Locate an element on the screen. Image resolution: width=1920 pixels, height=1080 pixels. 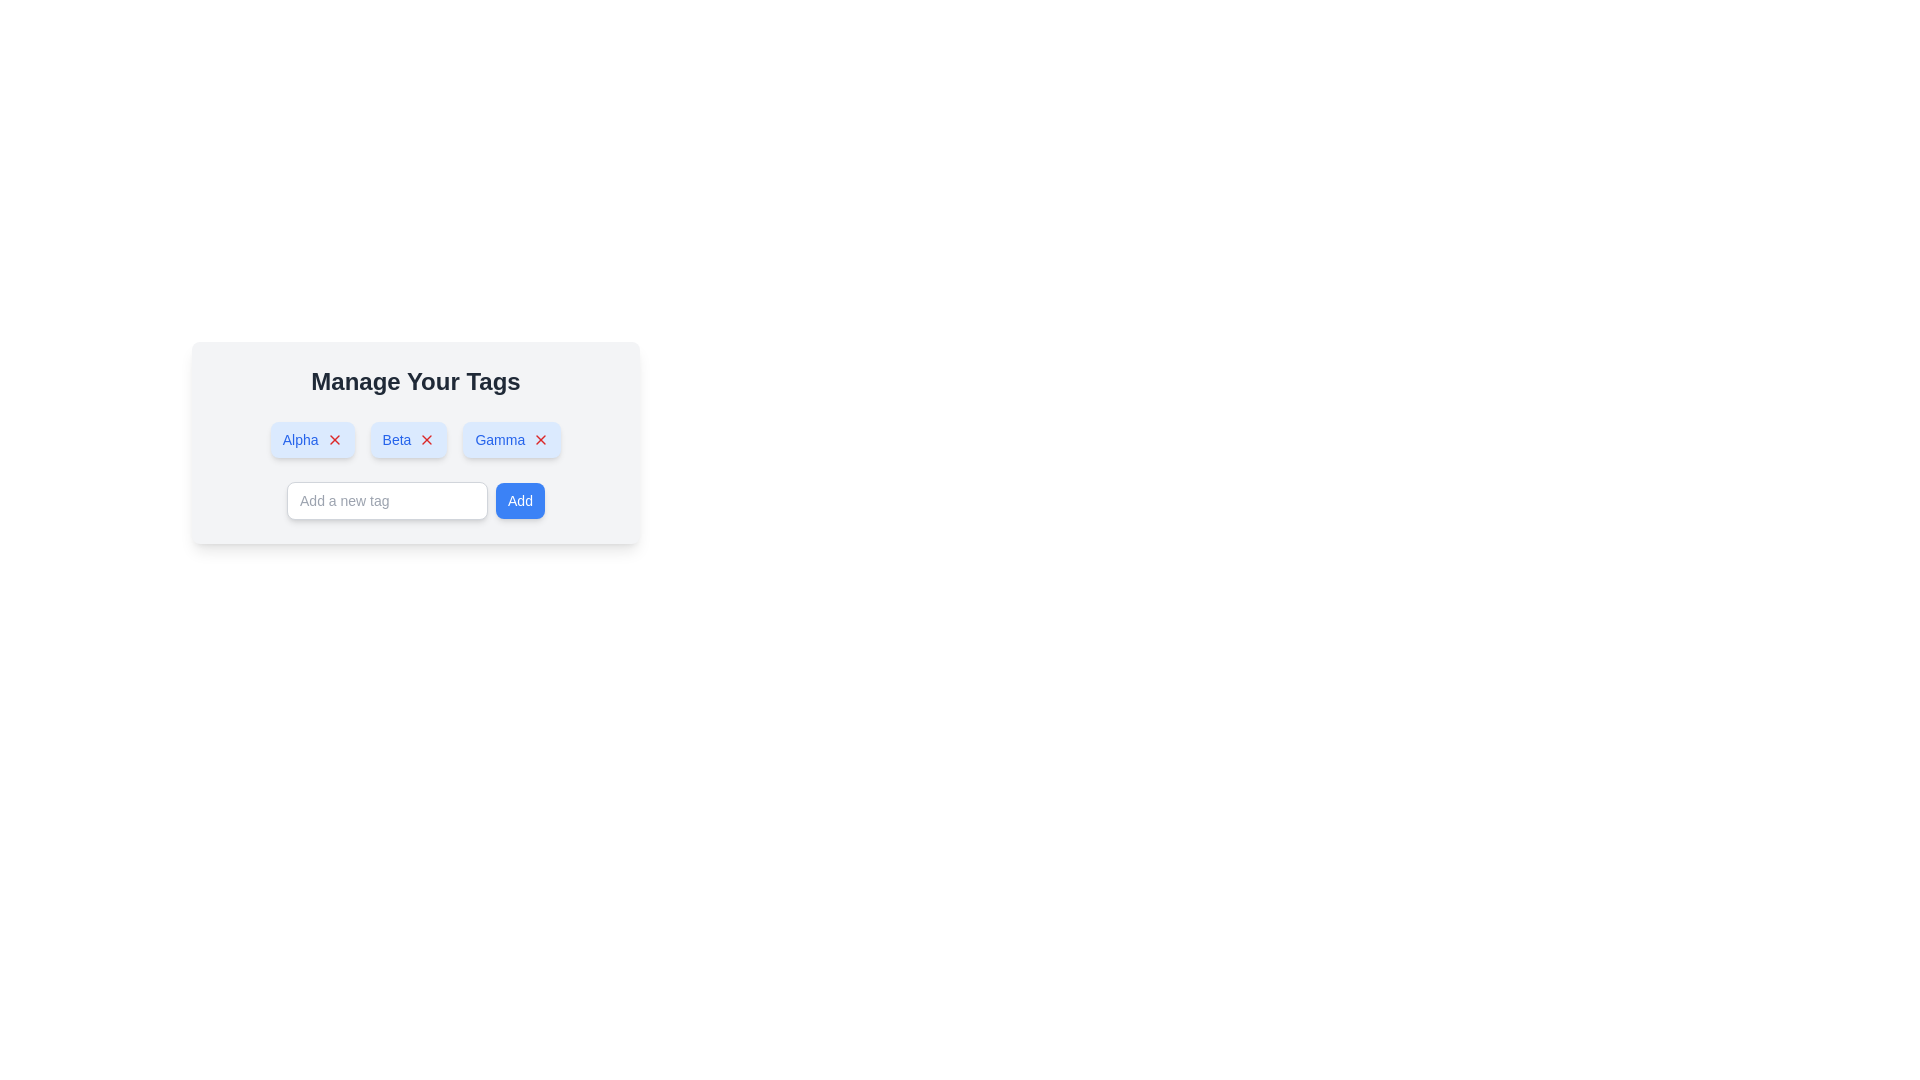
the text input field for adding a new tag, located immediately to the left of the blue 'Add' button is located at coordinates (387, 500).